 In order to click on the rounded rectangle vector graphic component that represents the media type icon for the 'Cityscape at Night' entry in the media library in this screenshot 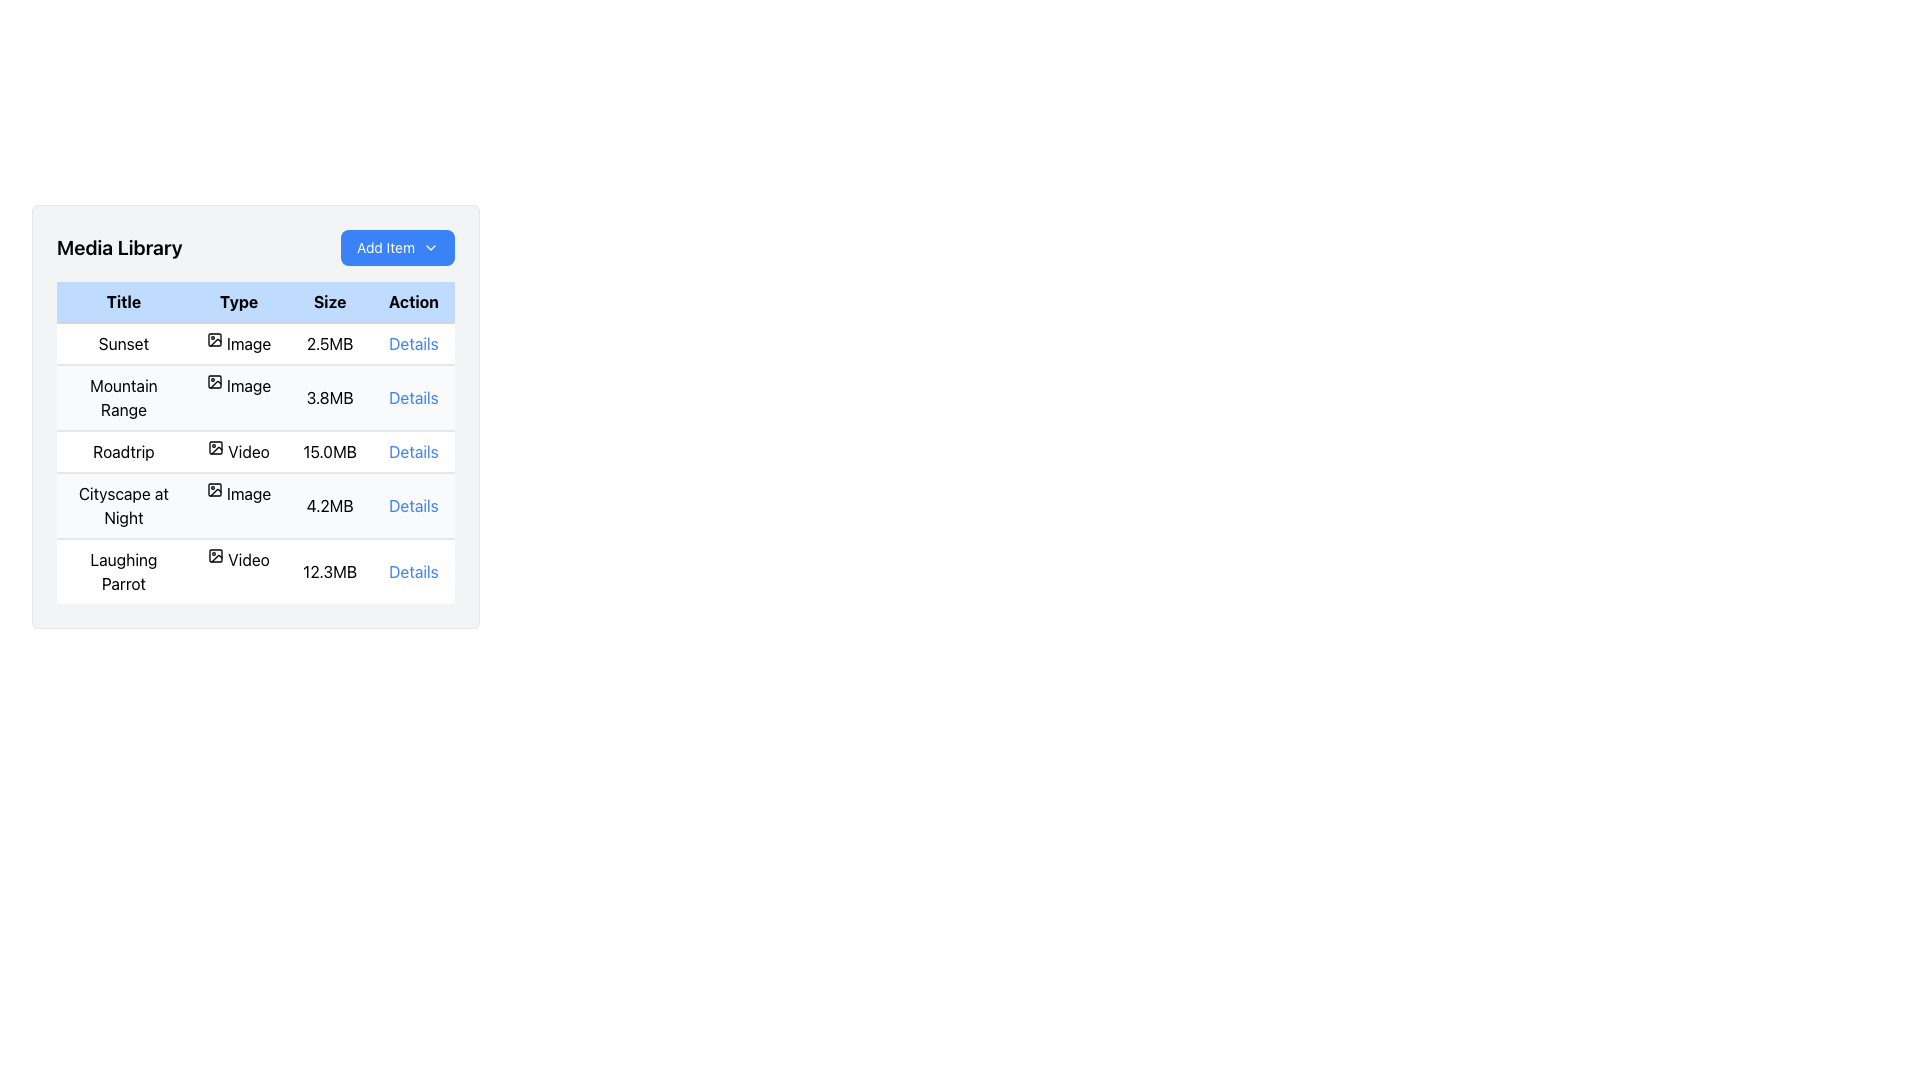, I will do `click(214, 489)`.